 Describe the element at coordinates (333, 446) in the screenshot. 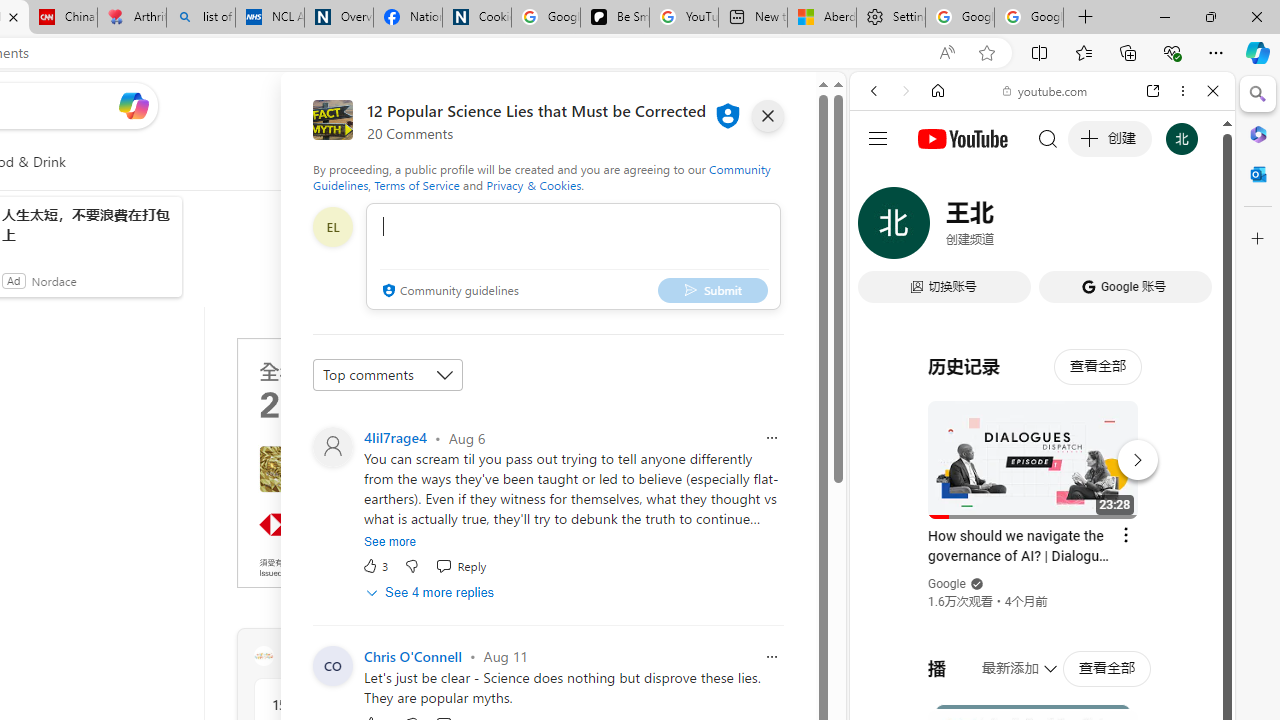

I see `'Profile Picture'` at that location.